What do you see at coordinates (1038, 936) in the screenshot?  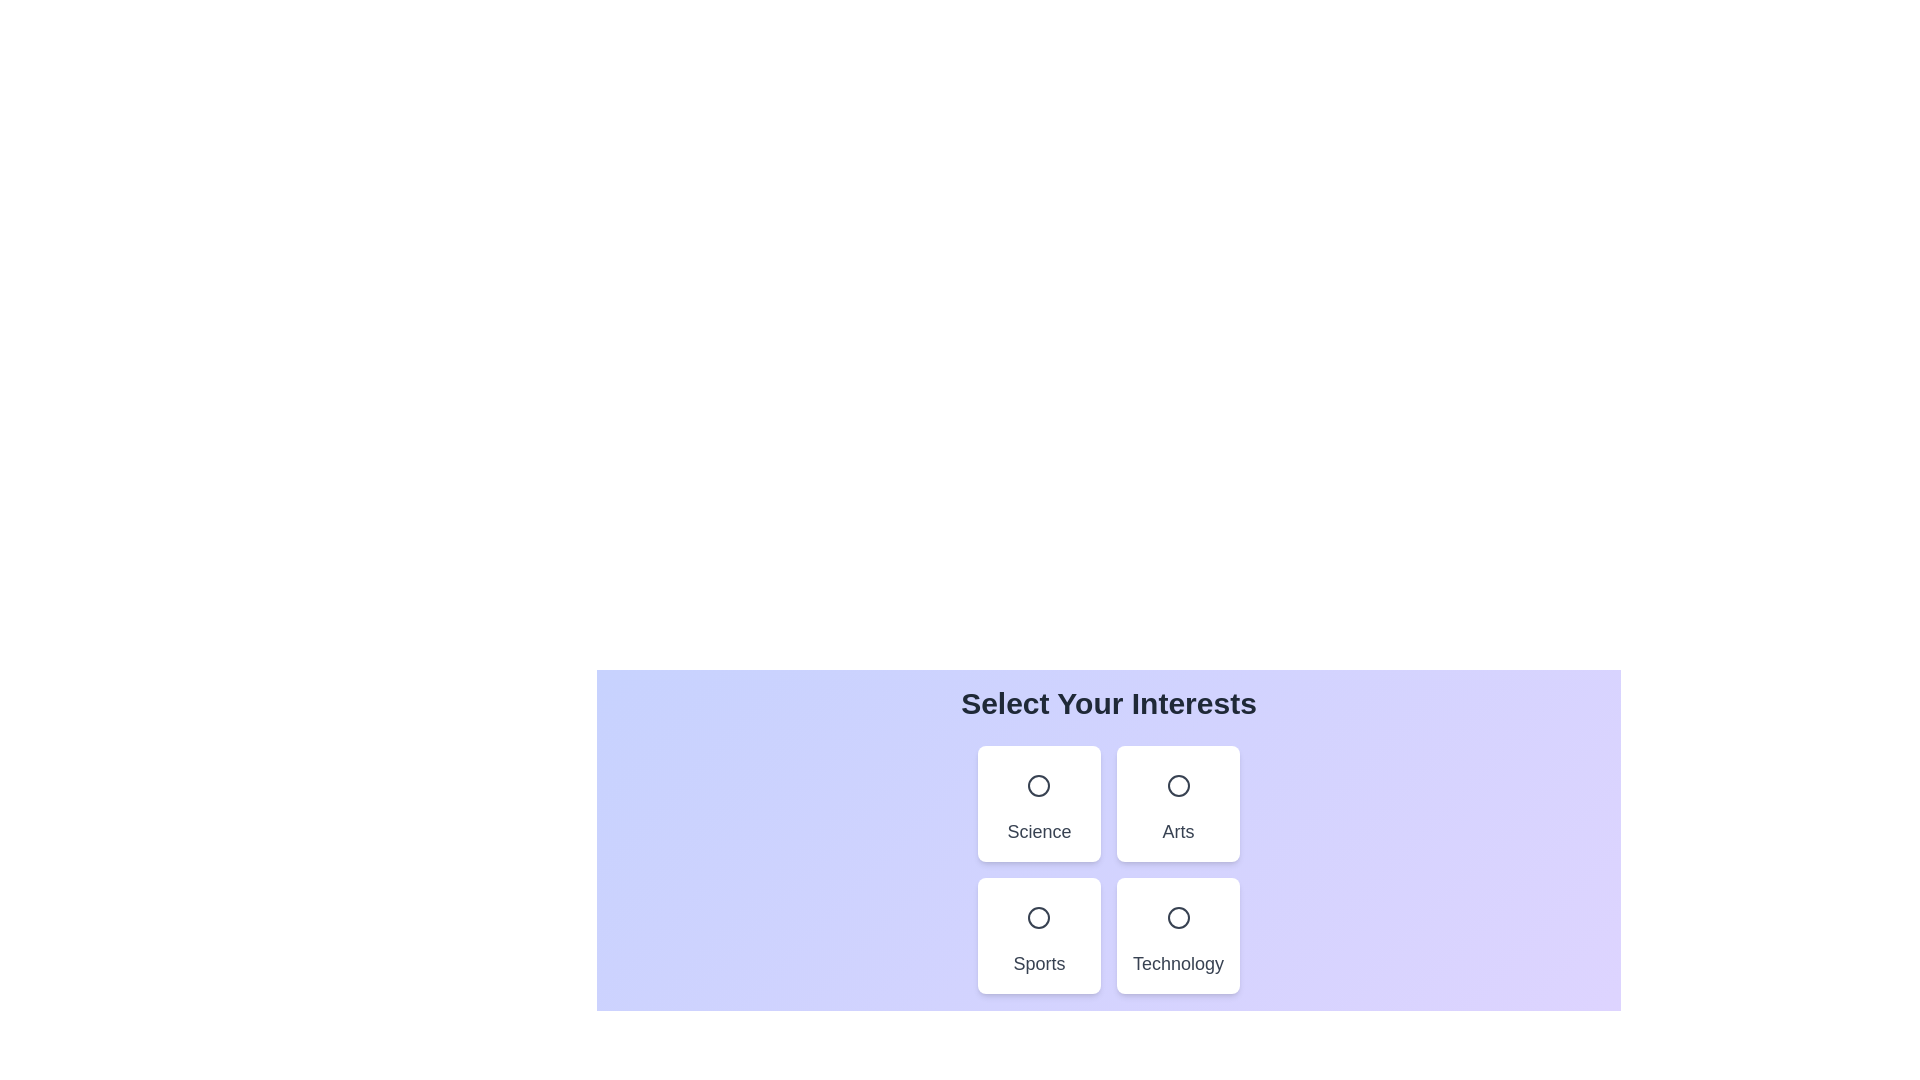 I see `the category Sports by clicking on it` at bounding box center [1038, 936].